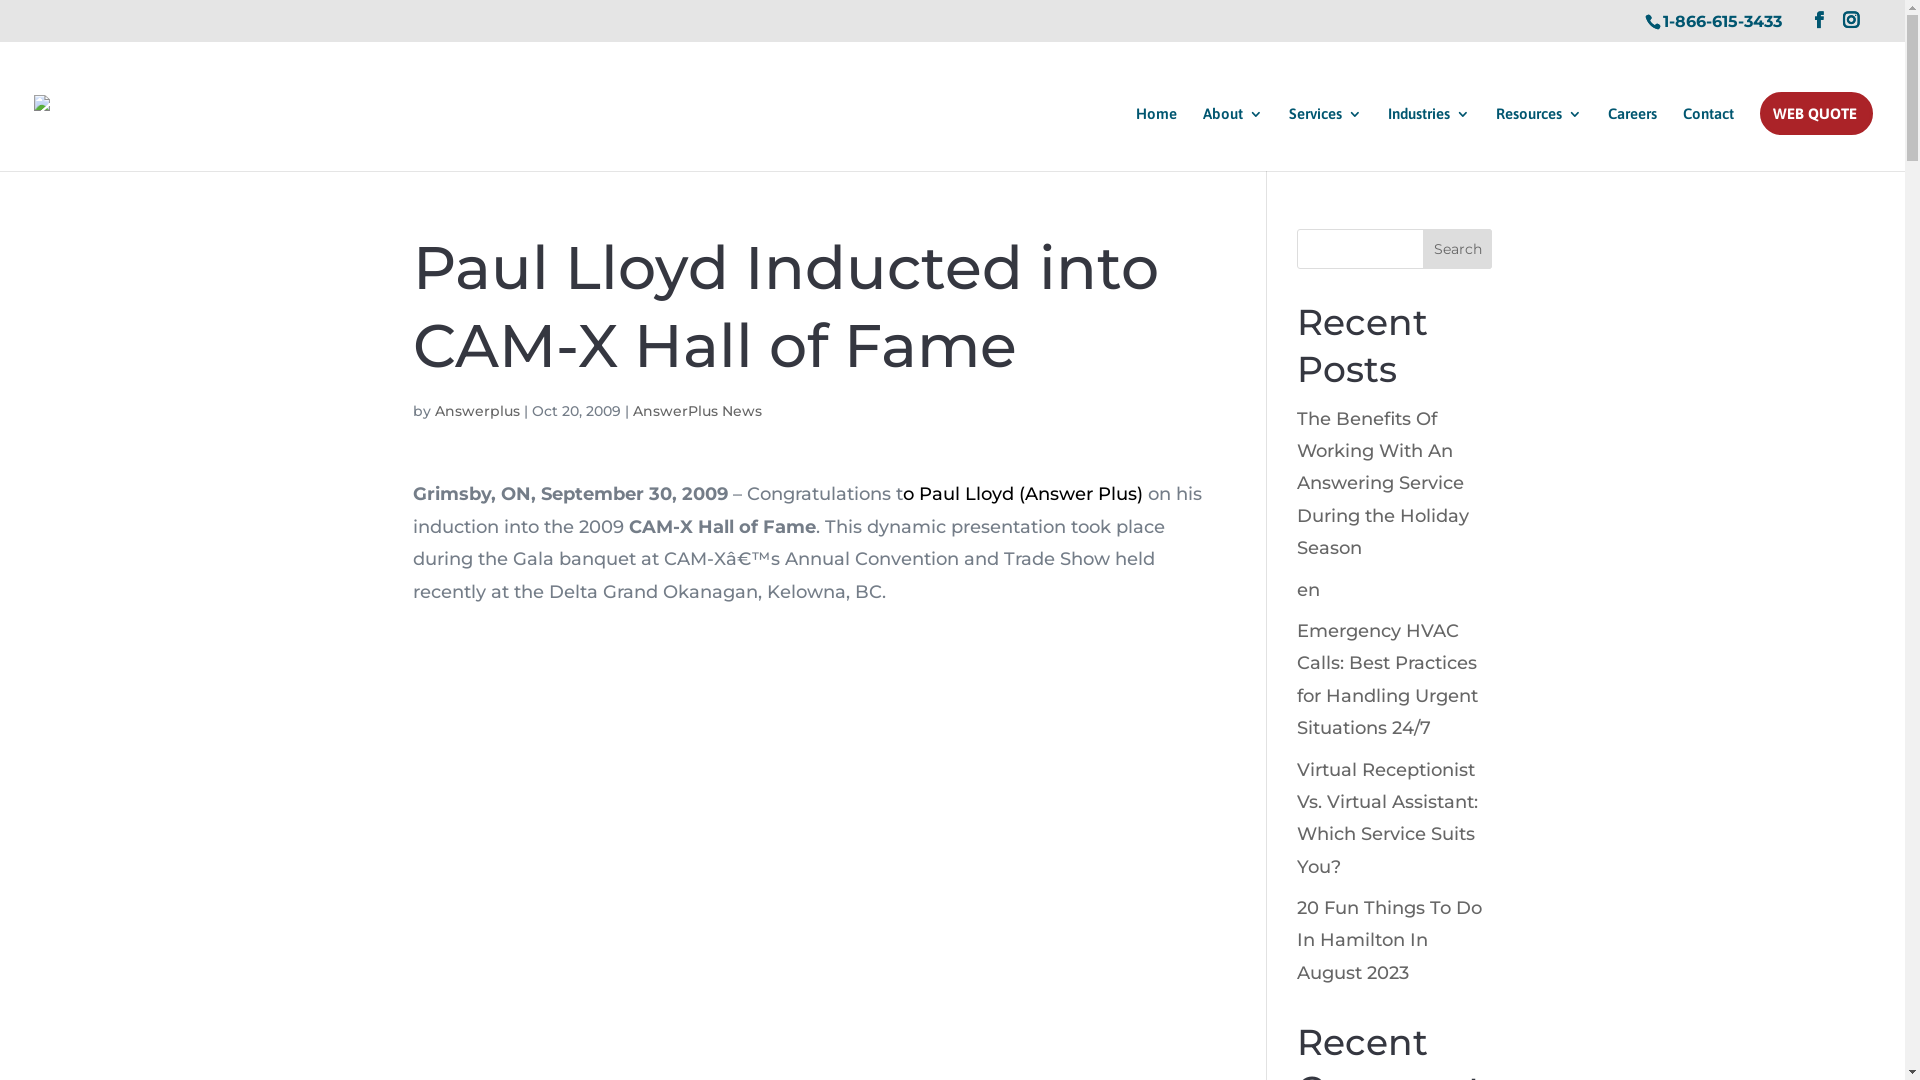 The width and height of the screenshot is (1920, 1080). What do you see at coordinates (1308, 589) in the screenshot?
I see `'en'` at bounding box center [1308, 589].